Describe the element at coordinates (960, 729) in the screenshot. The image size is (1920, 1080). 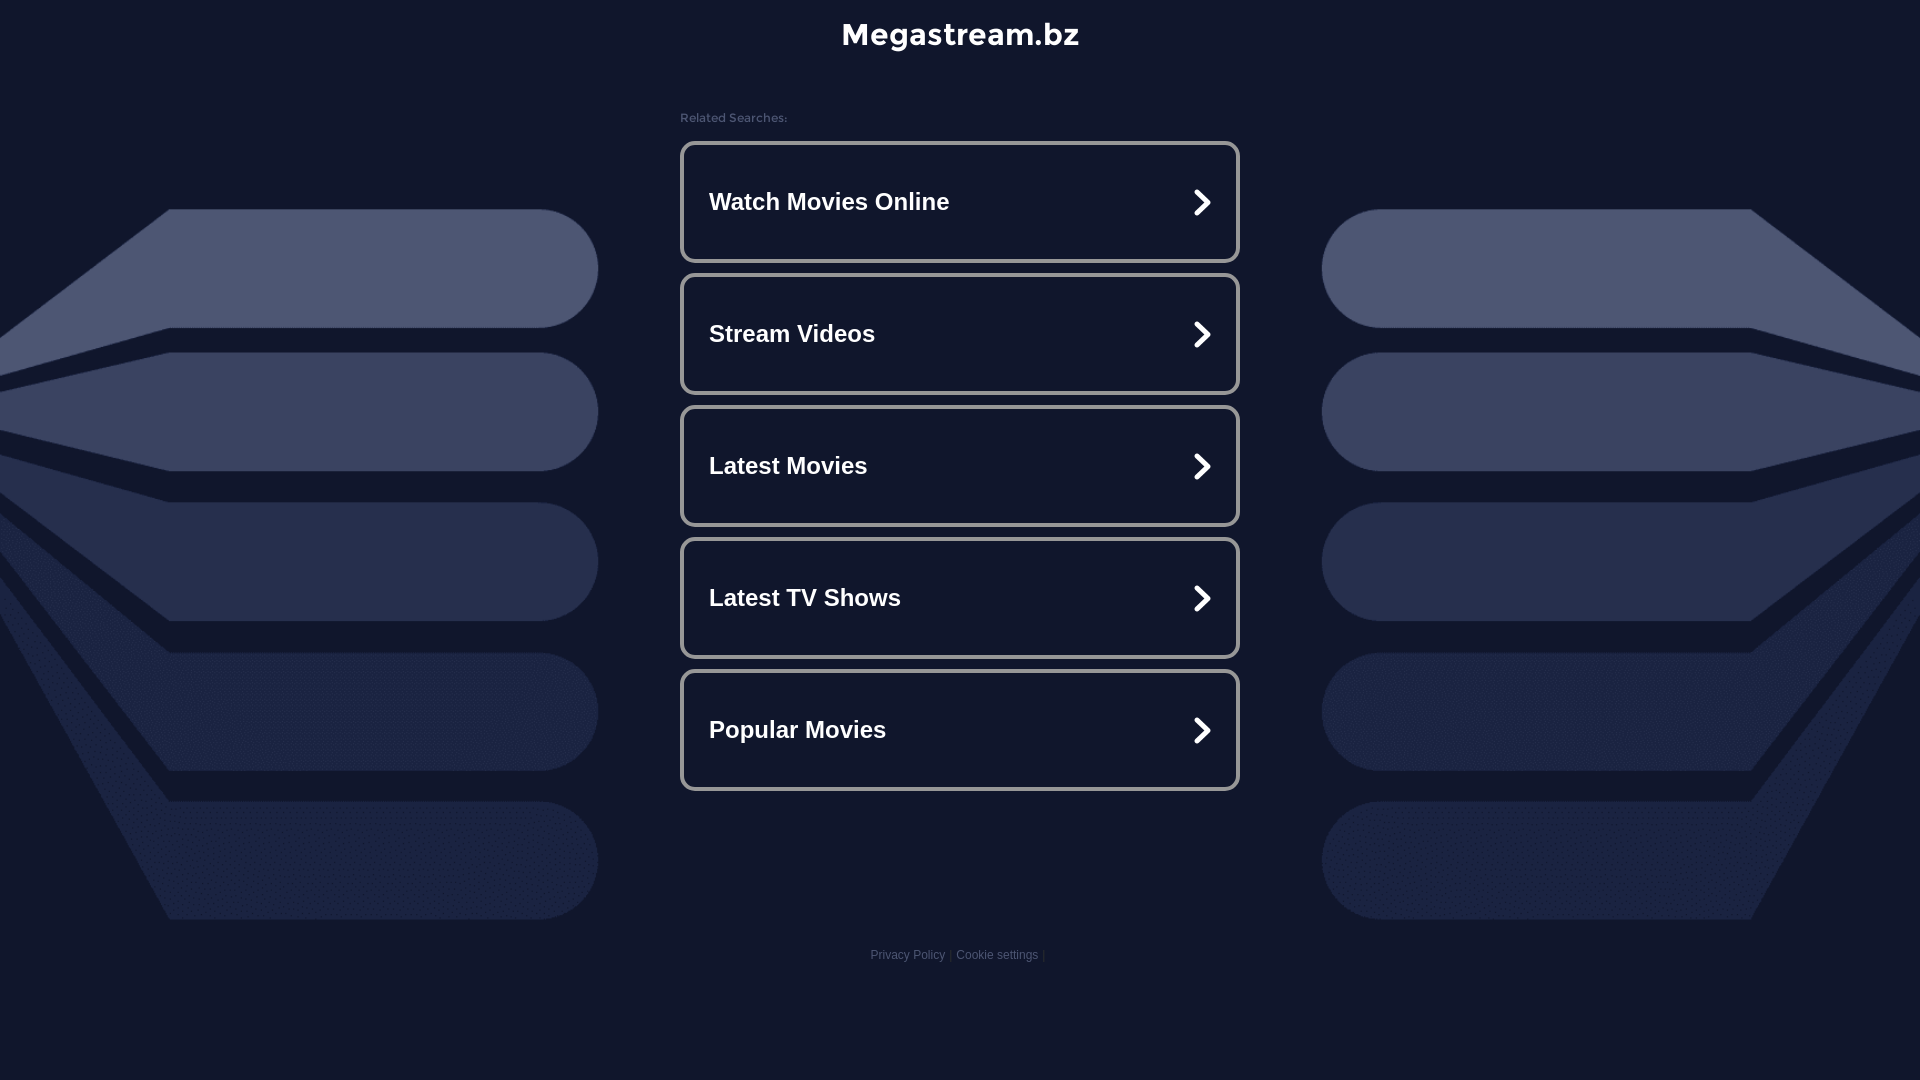
I see `'Popular Movies'` at that location.